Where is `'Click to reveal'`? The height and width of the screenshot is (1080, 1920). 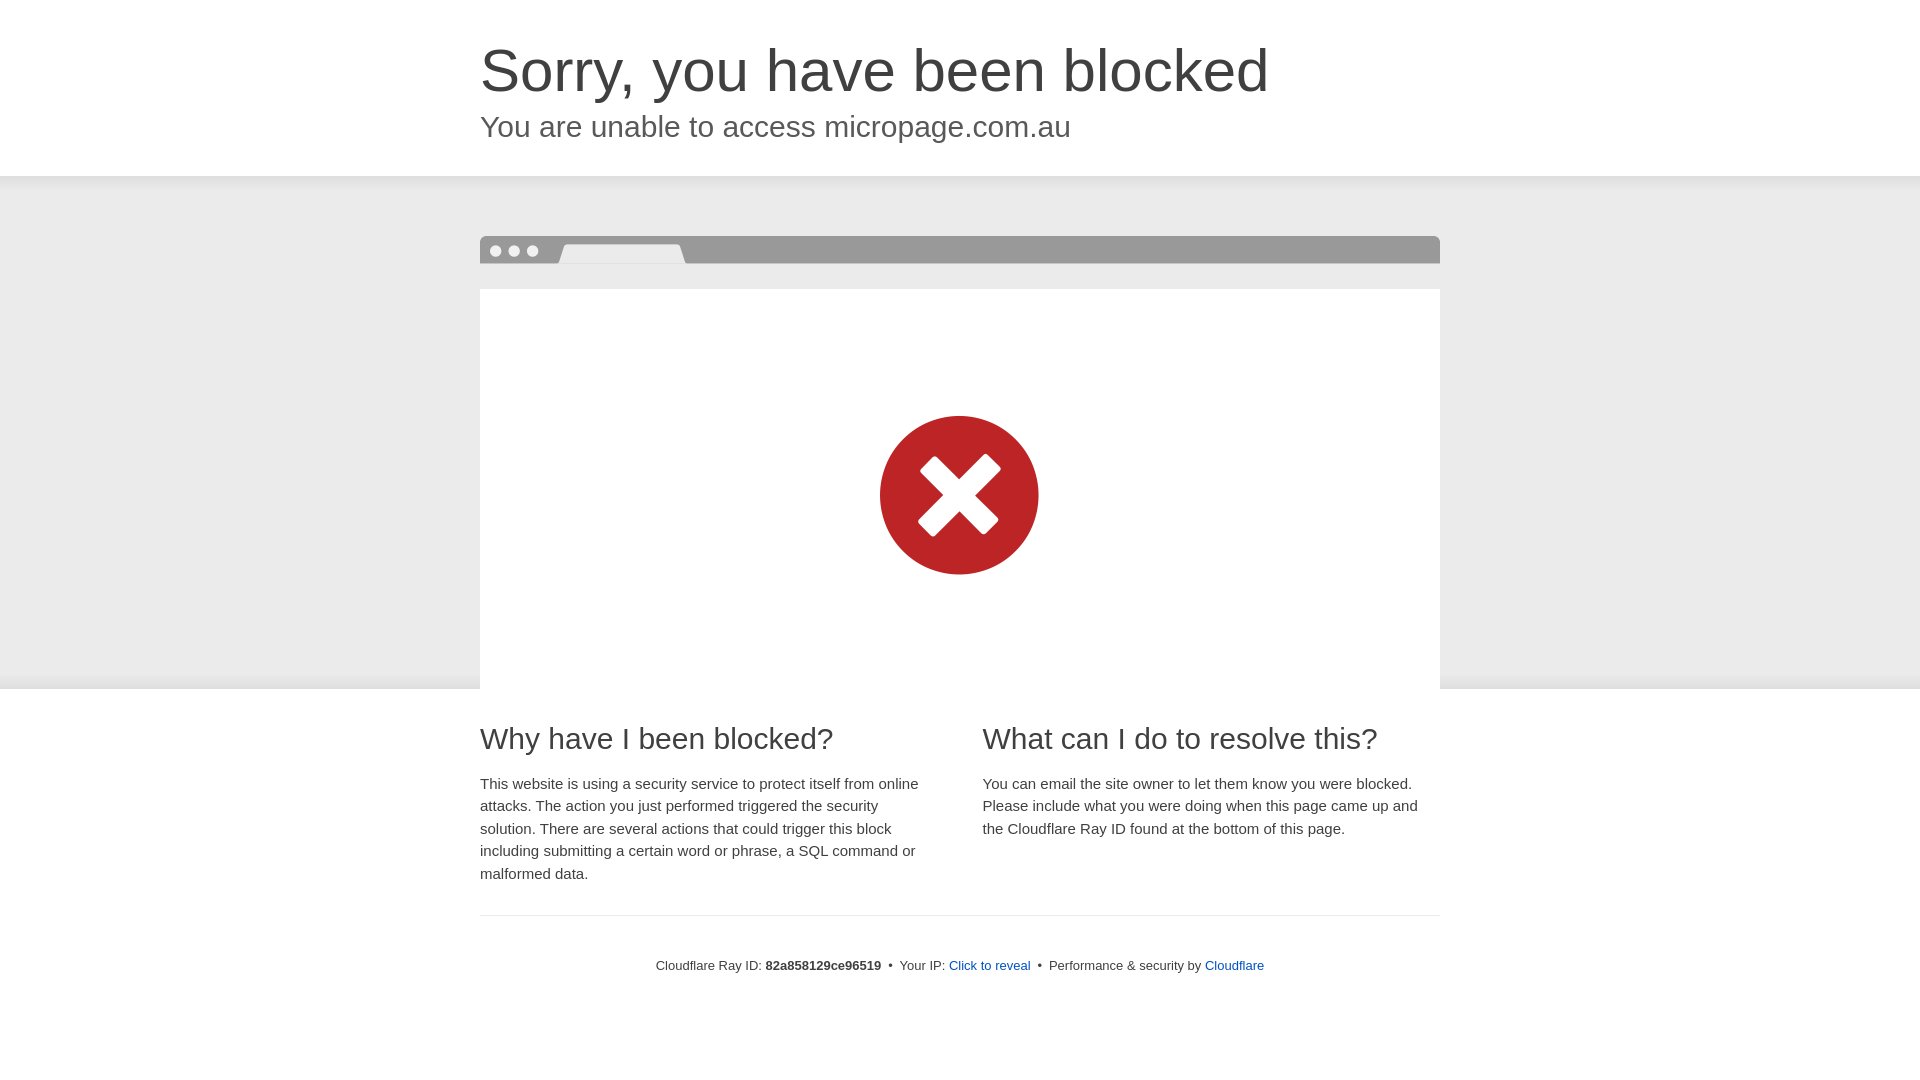 'Click to reveal' is located at coordinates (989, 964).